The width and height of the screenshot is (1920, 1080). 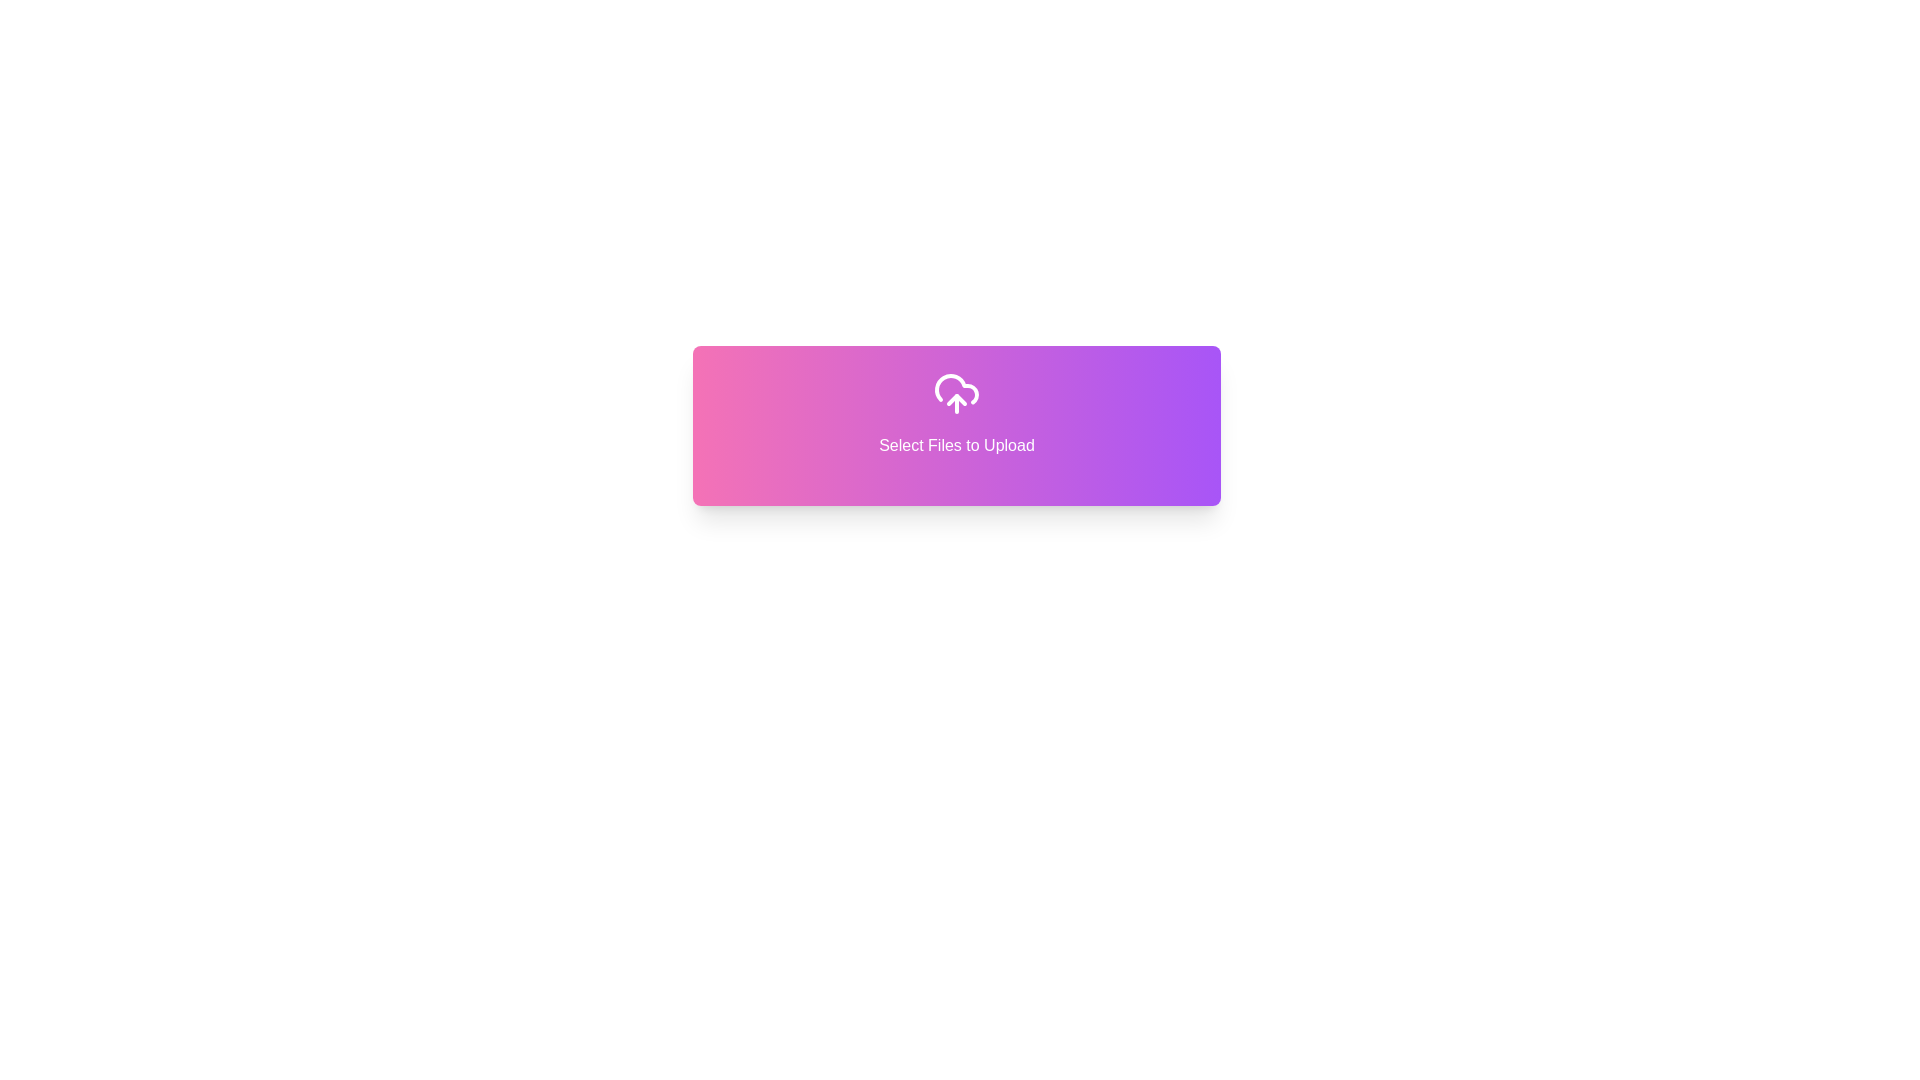 What do you see at coordinates (955, 412) in the screenshot?
I see `the rectangular button with a gradient background and the text 'Select Files to Upload' to receive visual feedback` at bounding box center [955, 412].